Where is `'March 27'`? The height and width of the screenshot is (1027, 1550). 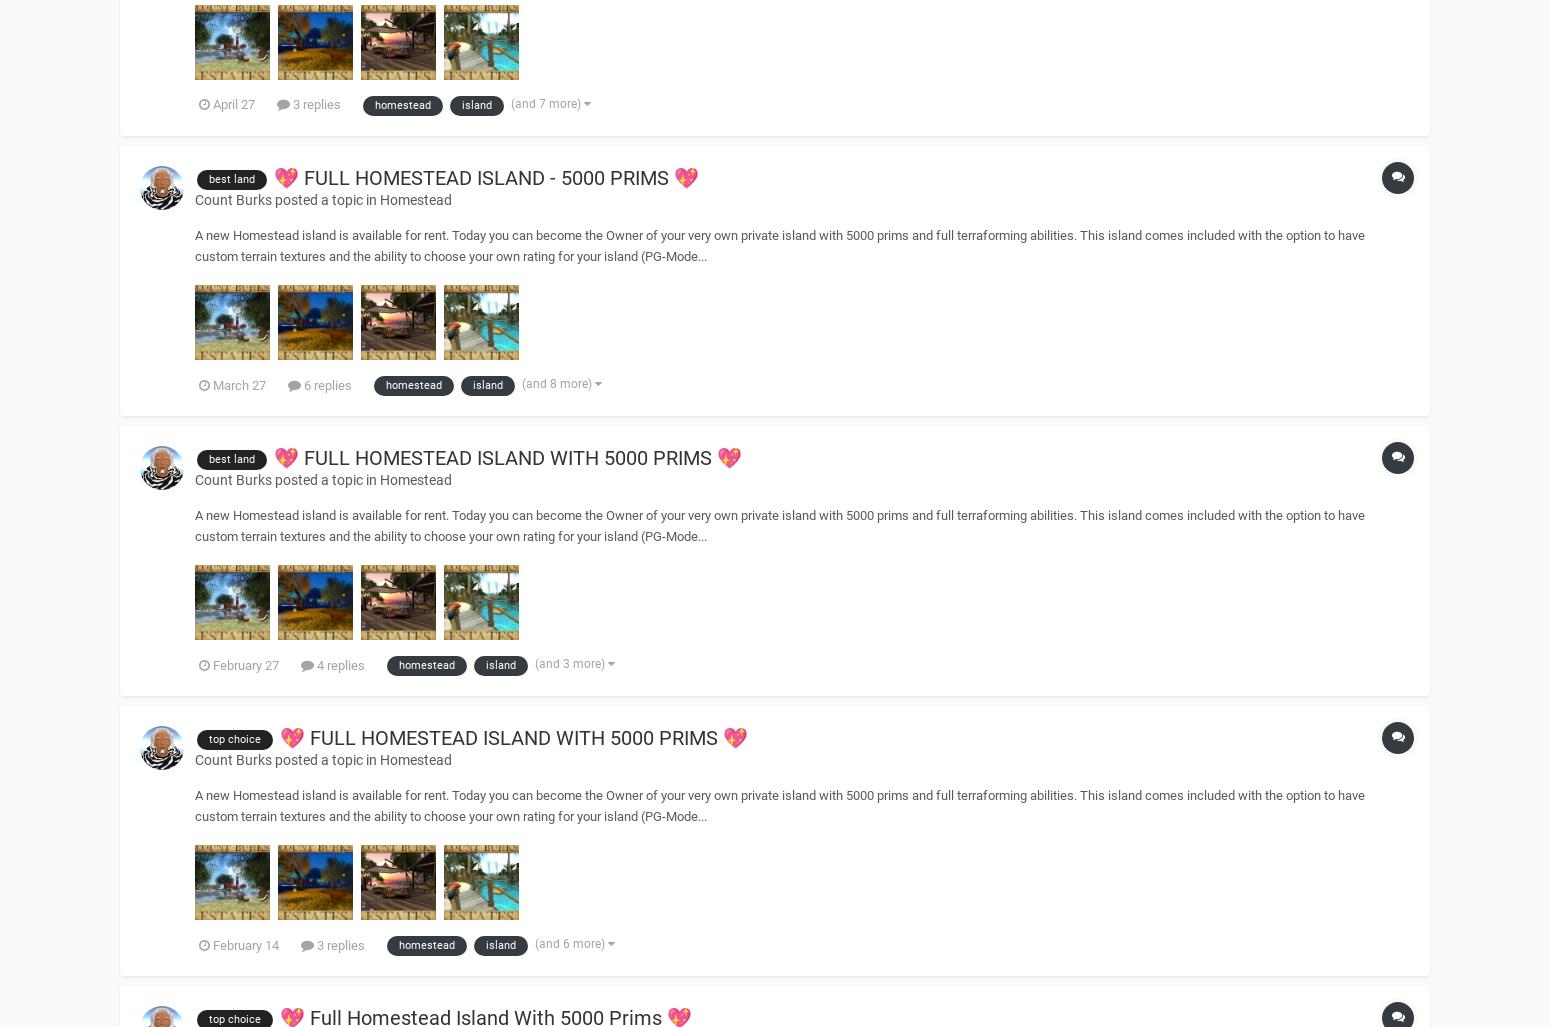
'March 27' is located at coordinates (239, 384).